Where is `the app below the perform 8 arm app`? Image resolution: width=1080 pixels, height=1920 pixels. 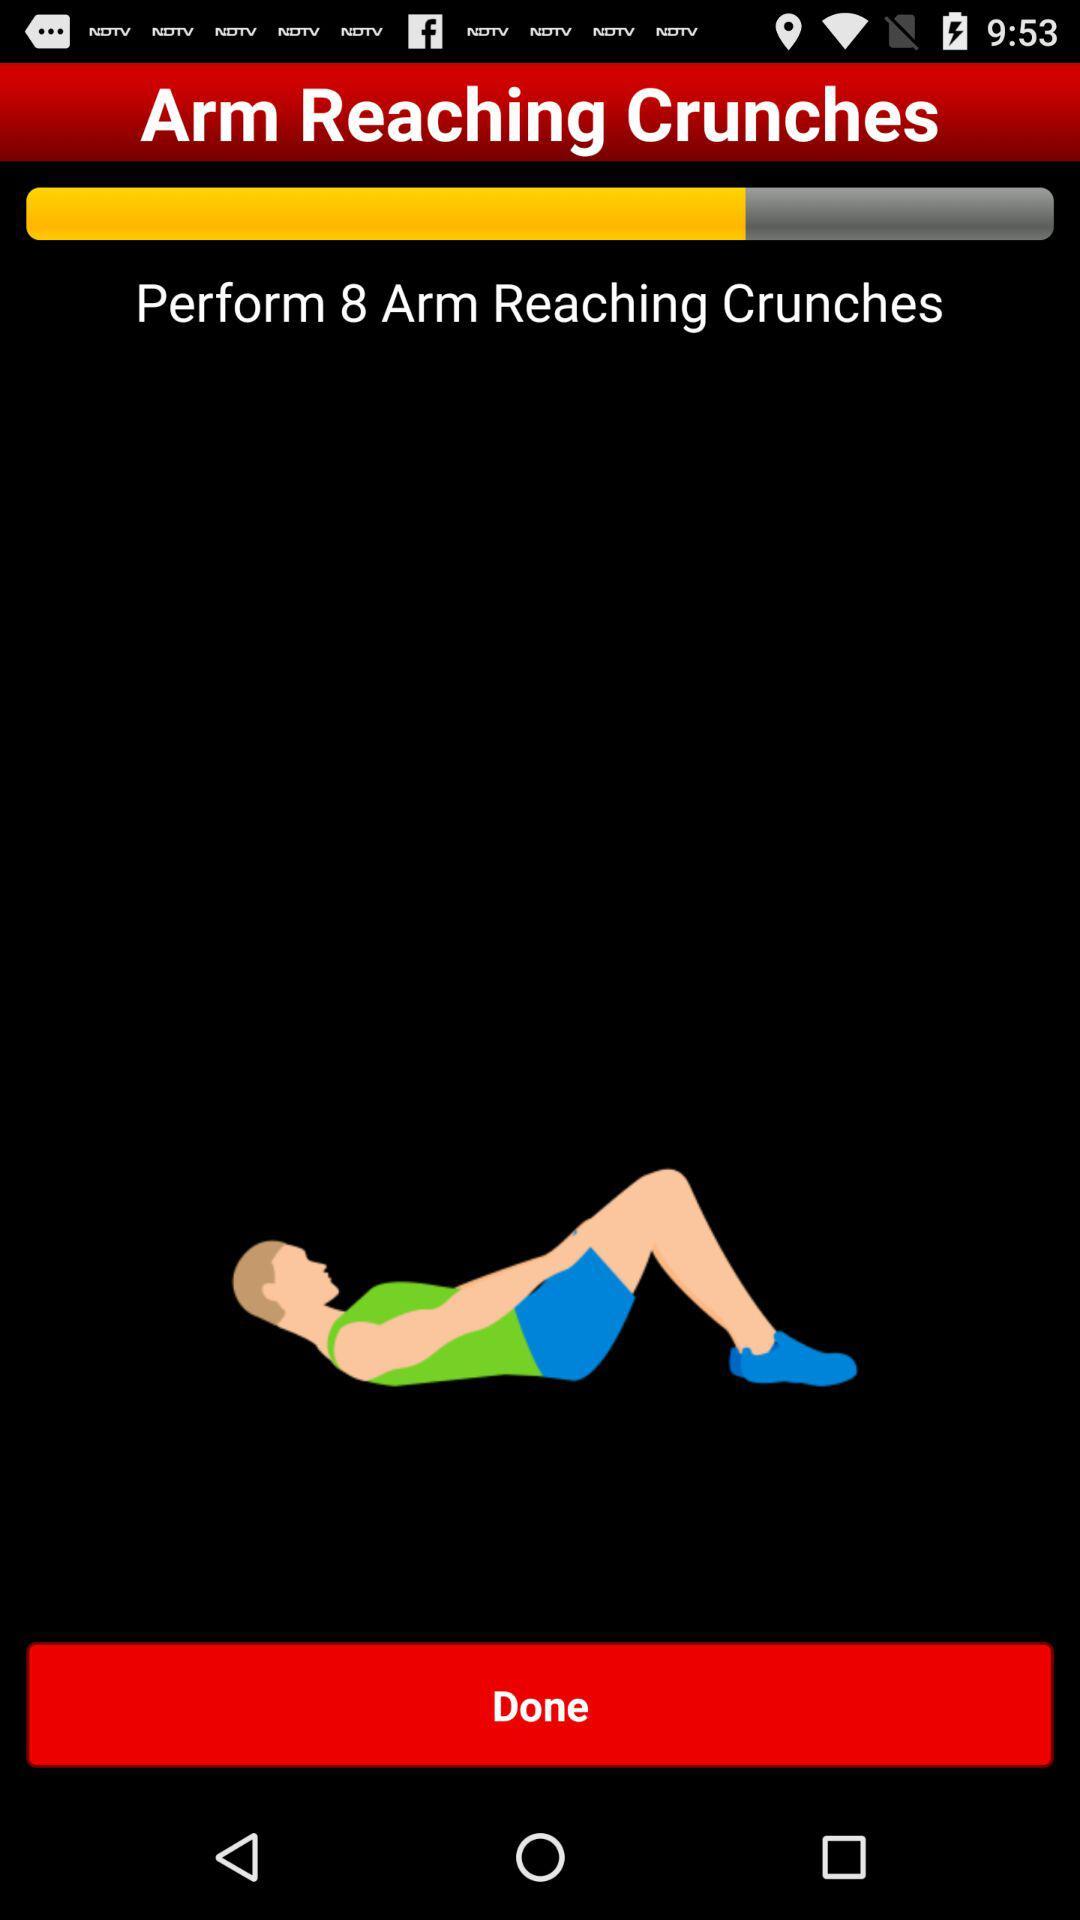 the app below the perform 8 arm app is located at coordinates (540, 1703).